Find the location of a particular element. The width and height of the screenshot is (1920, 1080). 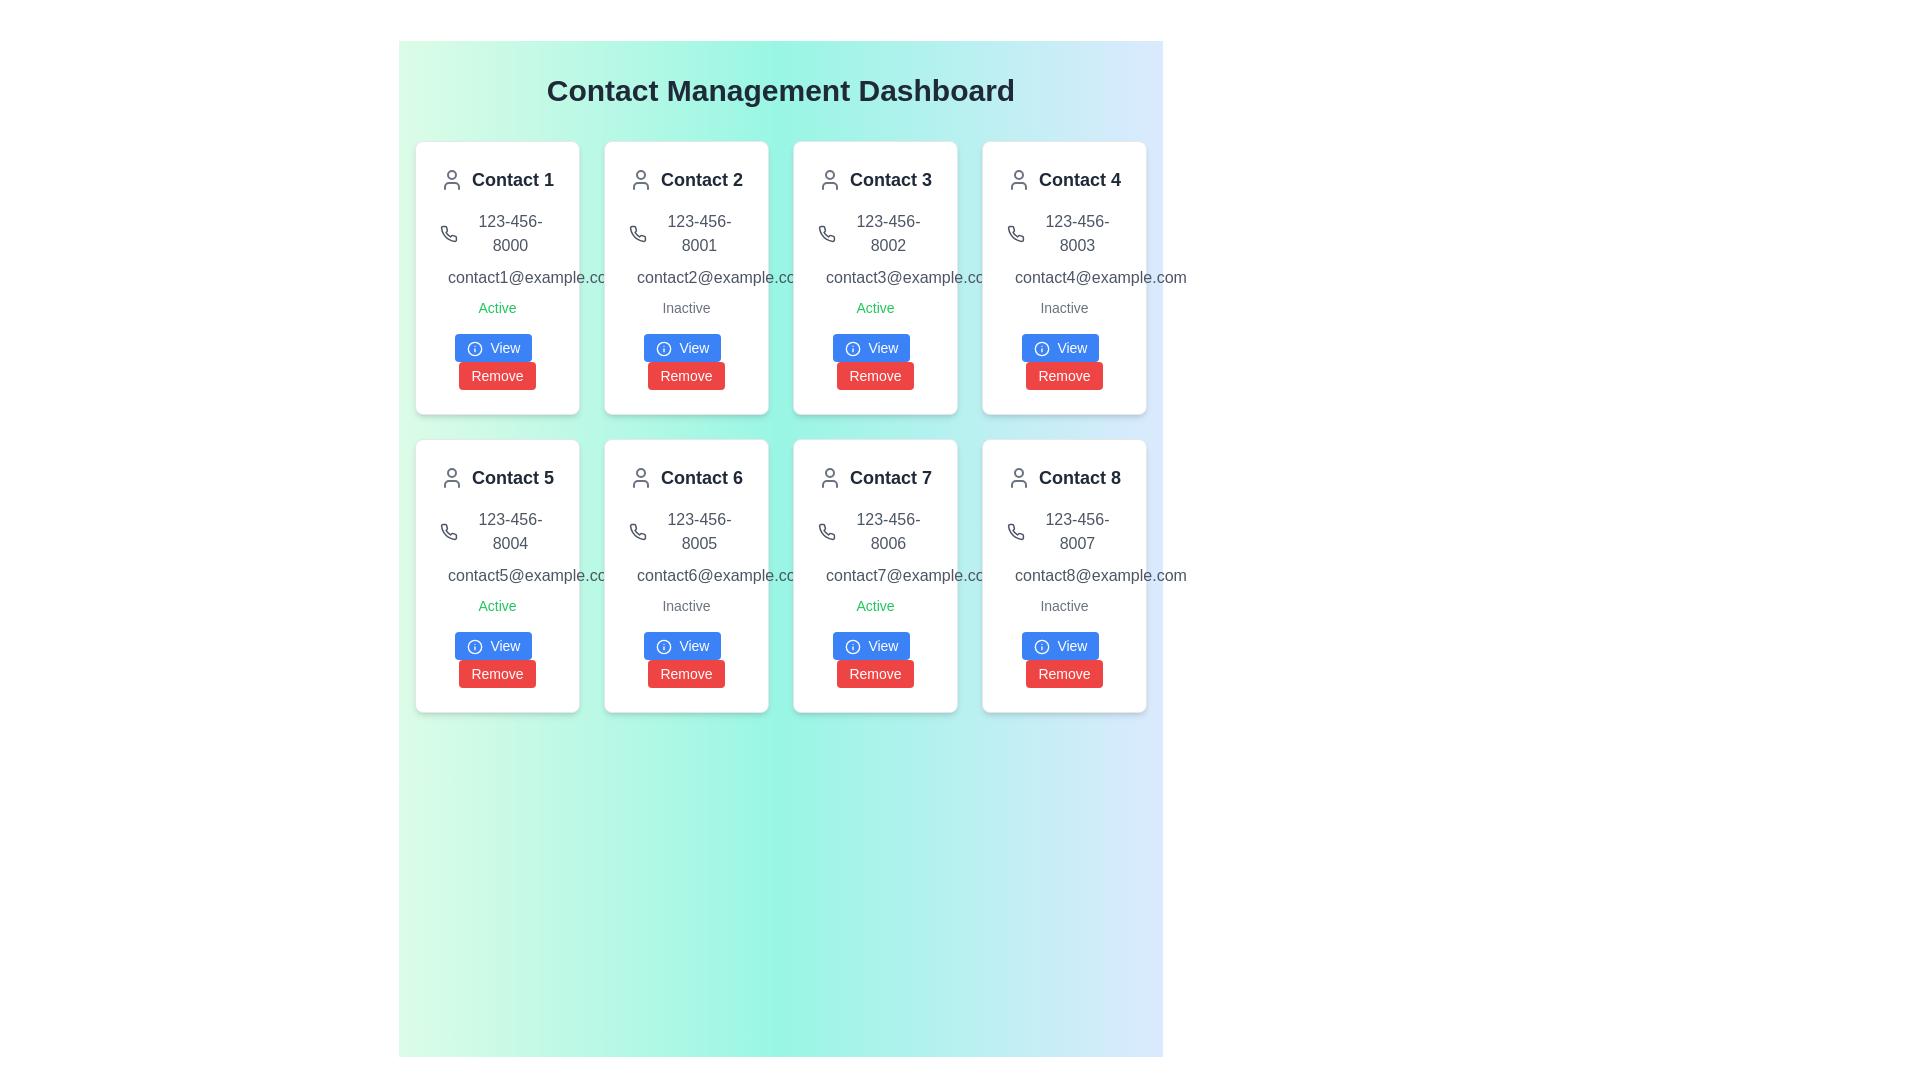

the 'Remove' button with a red background and white text located in the bottom-right corner of the 'Contact 4' card is located at coordinates (1063, 362).